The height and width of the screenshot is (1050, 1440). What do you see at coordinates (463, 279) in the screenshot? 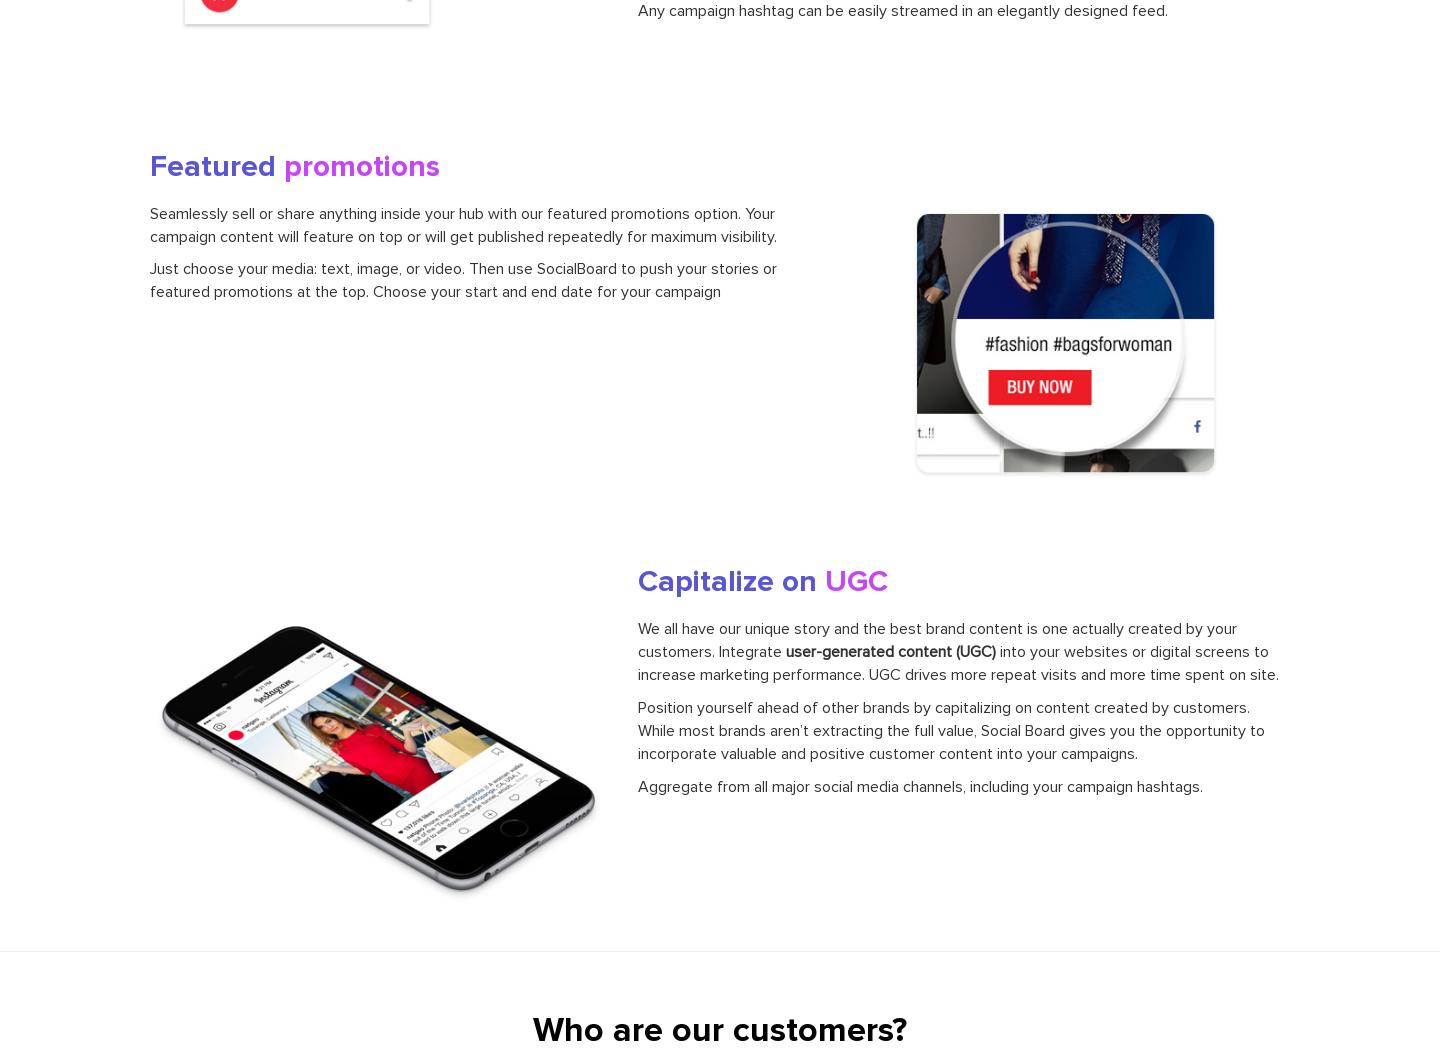
I see `'Just choose your media: text, image, or video. Then use SocialBoard to push your stories or featured promotions at the top. Choose your start and end date for your campaign'` at bounding box center [463, 279].